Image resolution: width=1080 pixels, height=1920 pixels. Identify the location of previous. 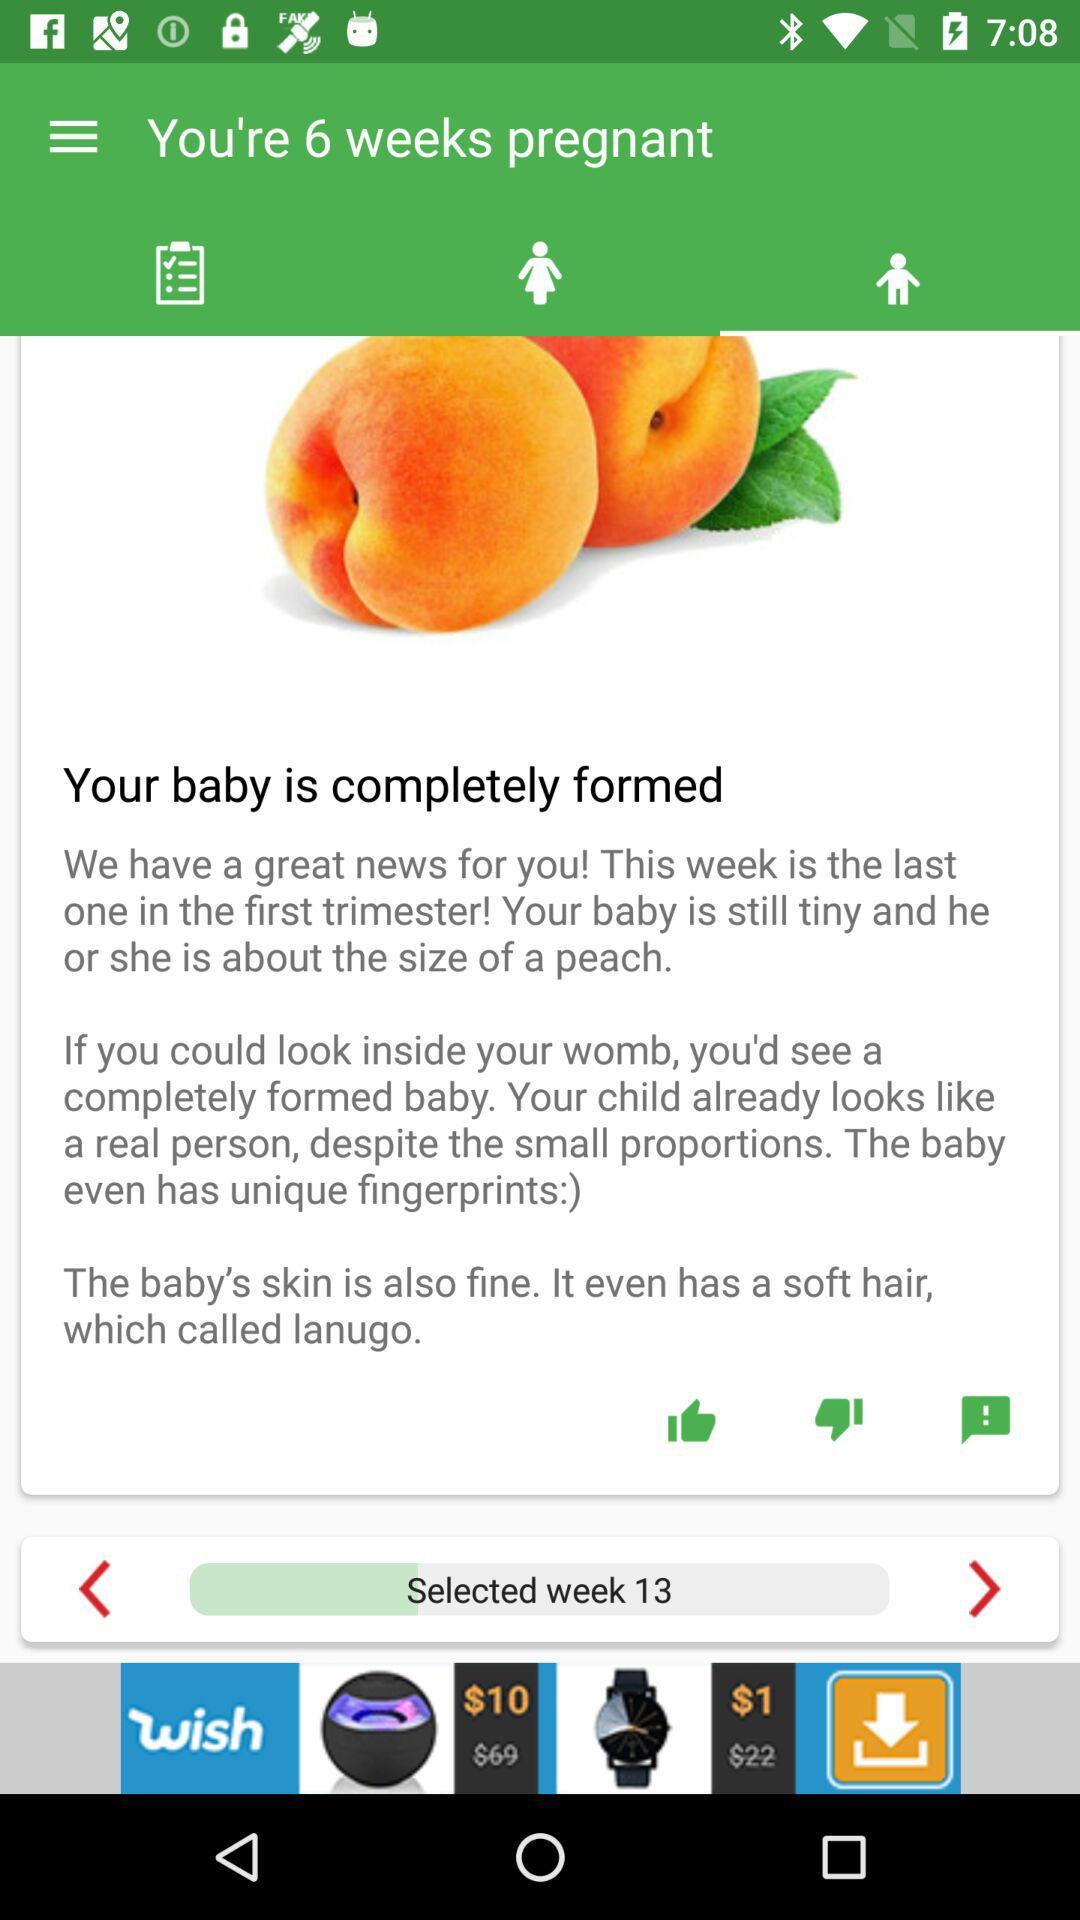
(94, 1588).